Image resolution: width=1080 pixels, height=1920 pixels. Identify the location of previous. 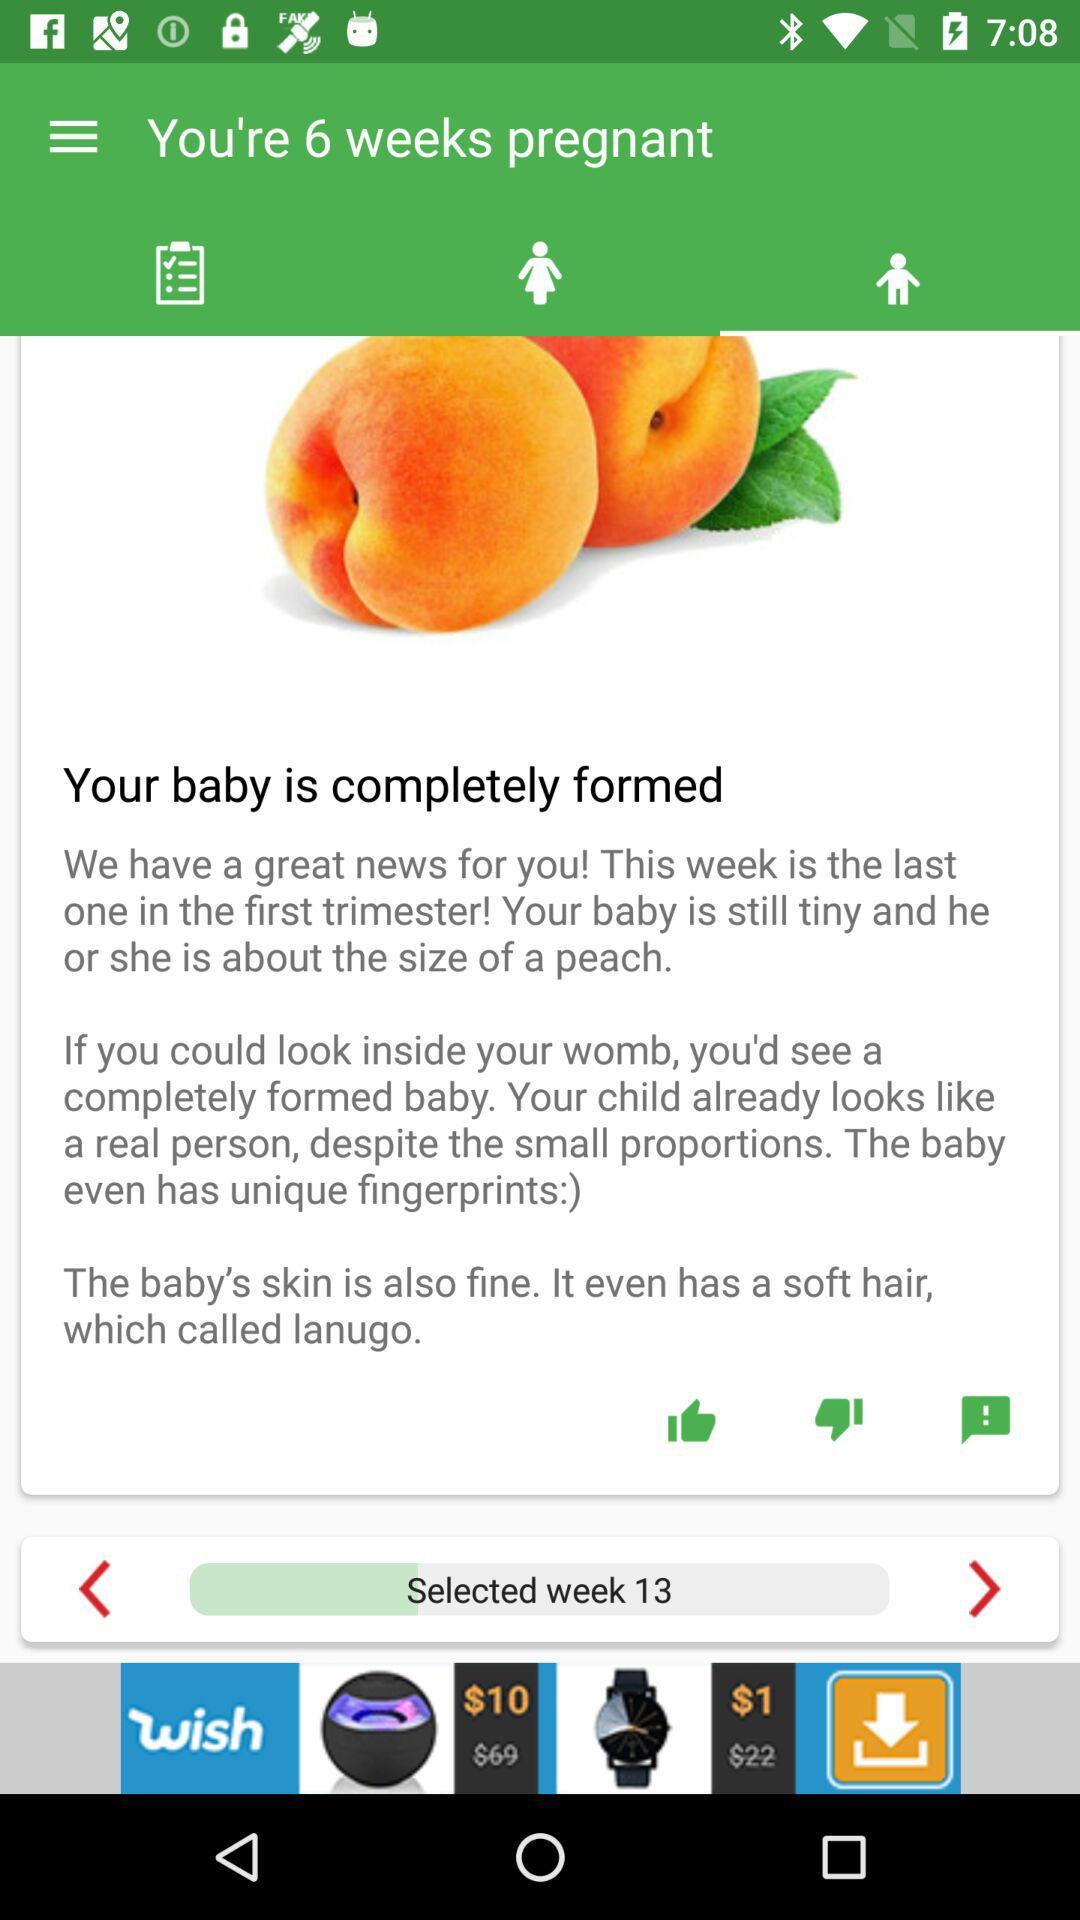
(94, 1588).